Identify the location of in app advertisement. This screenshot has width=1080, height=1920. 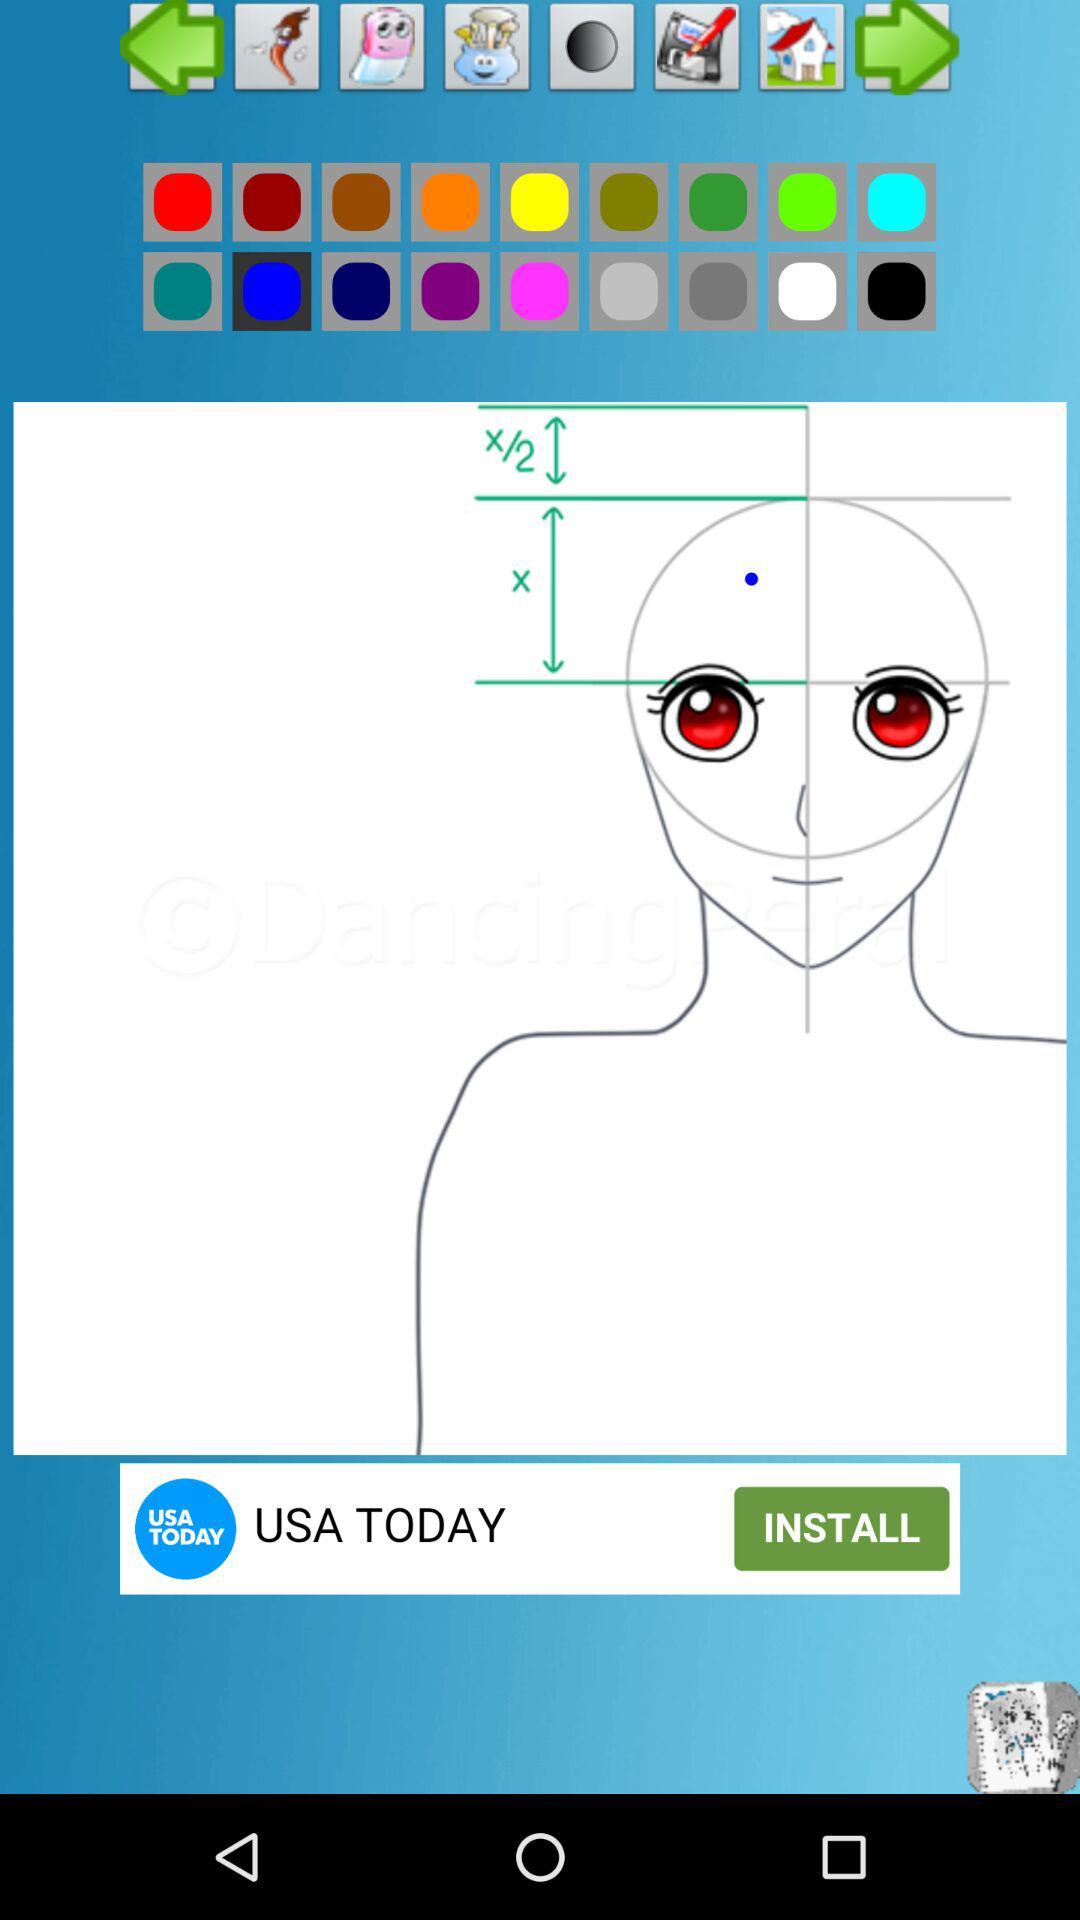
(540, 1527).